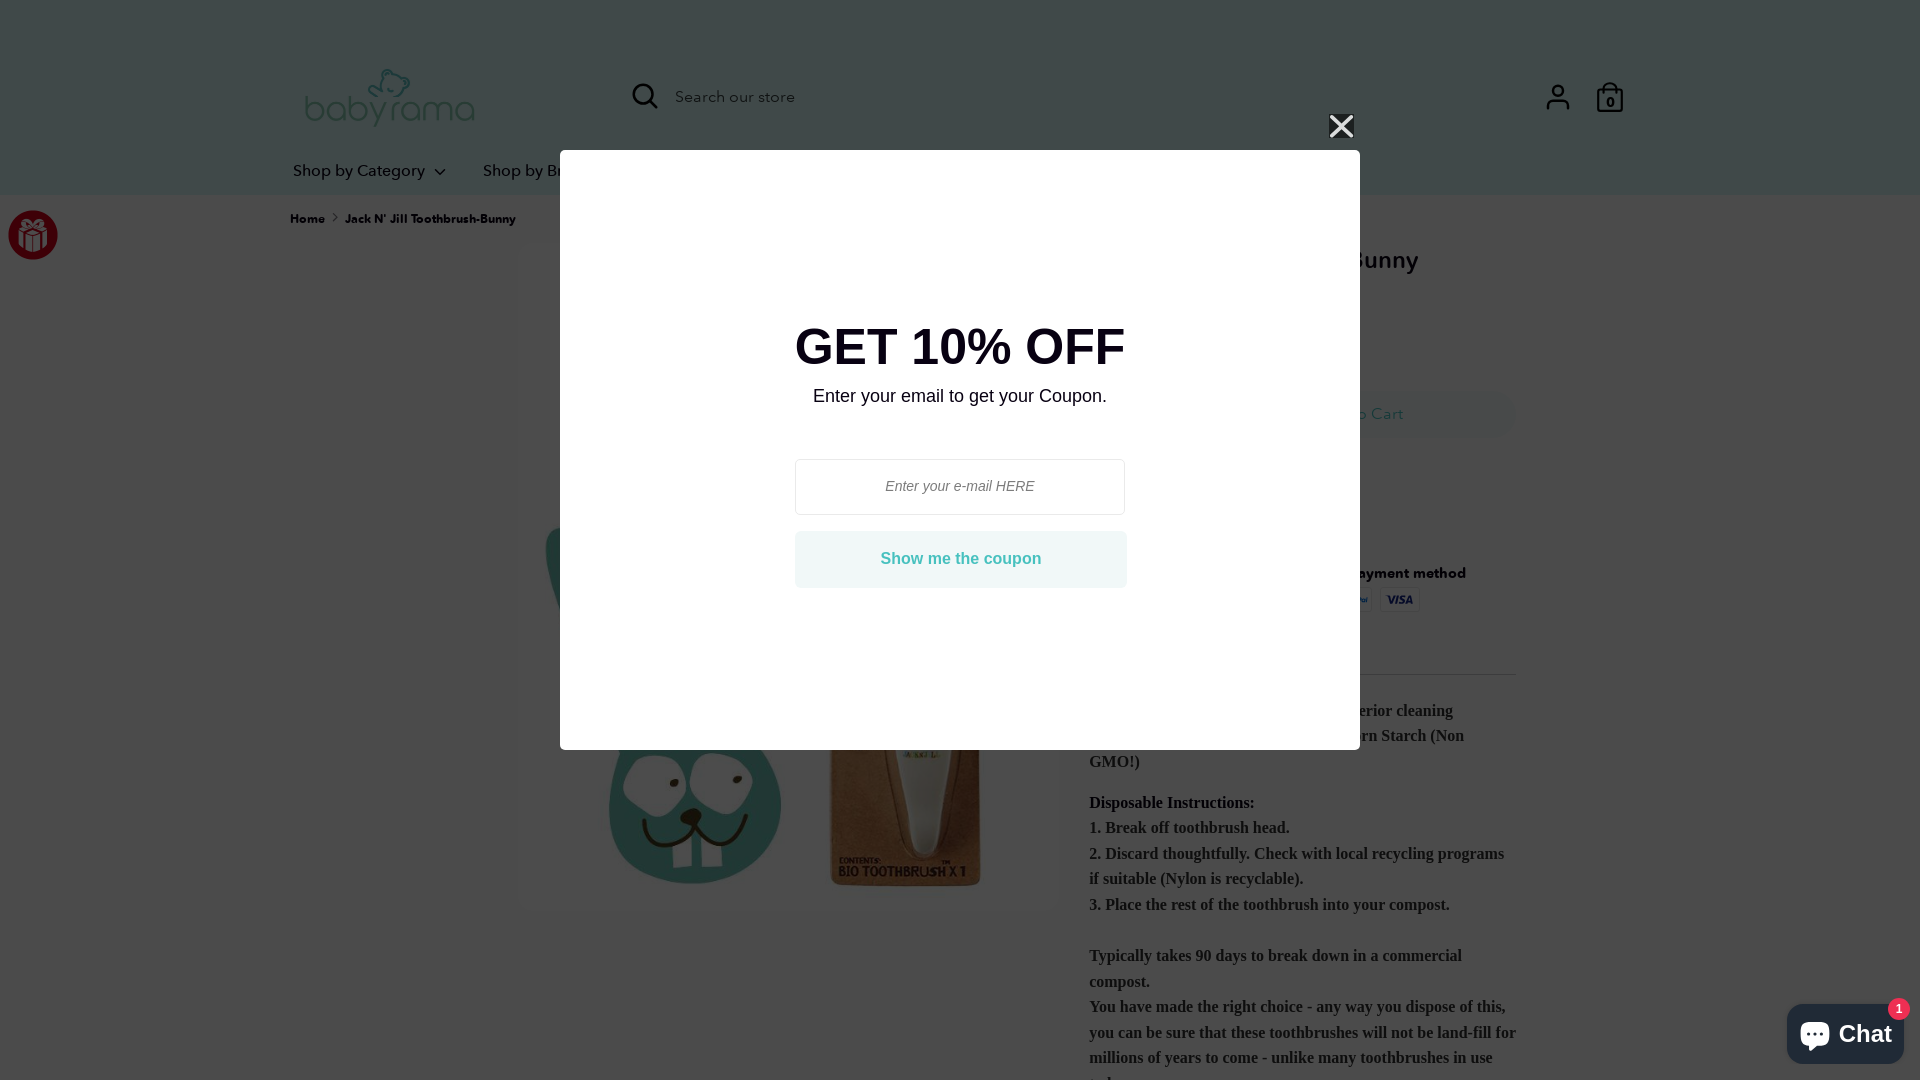 The height and width of the screenshot is (1080, 1920). I want to click on 'Close', so click(1342, 131).